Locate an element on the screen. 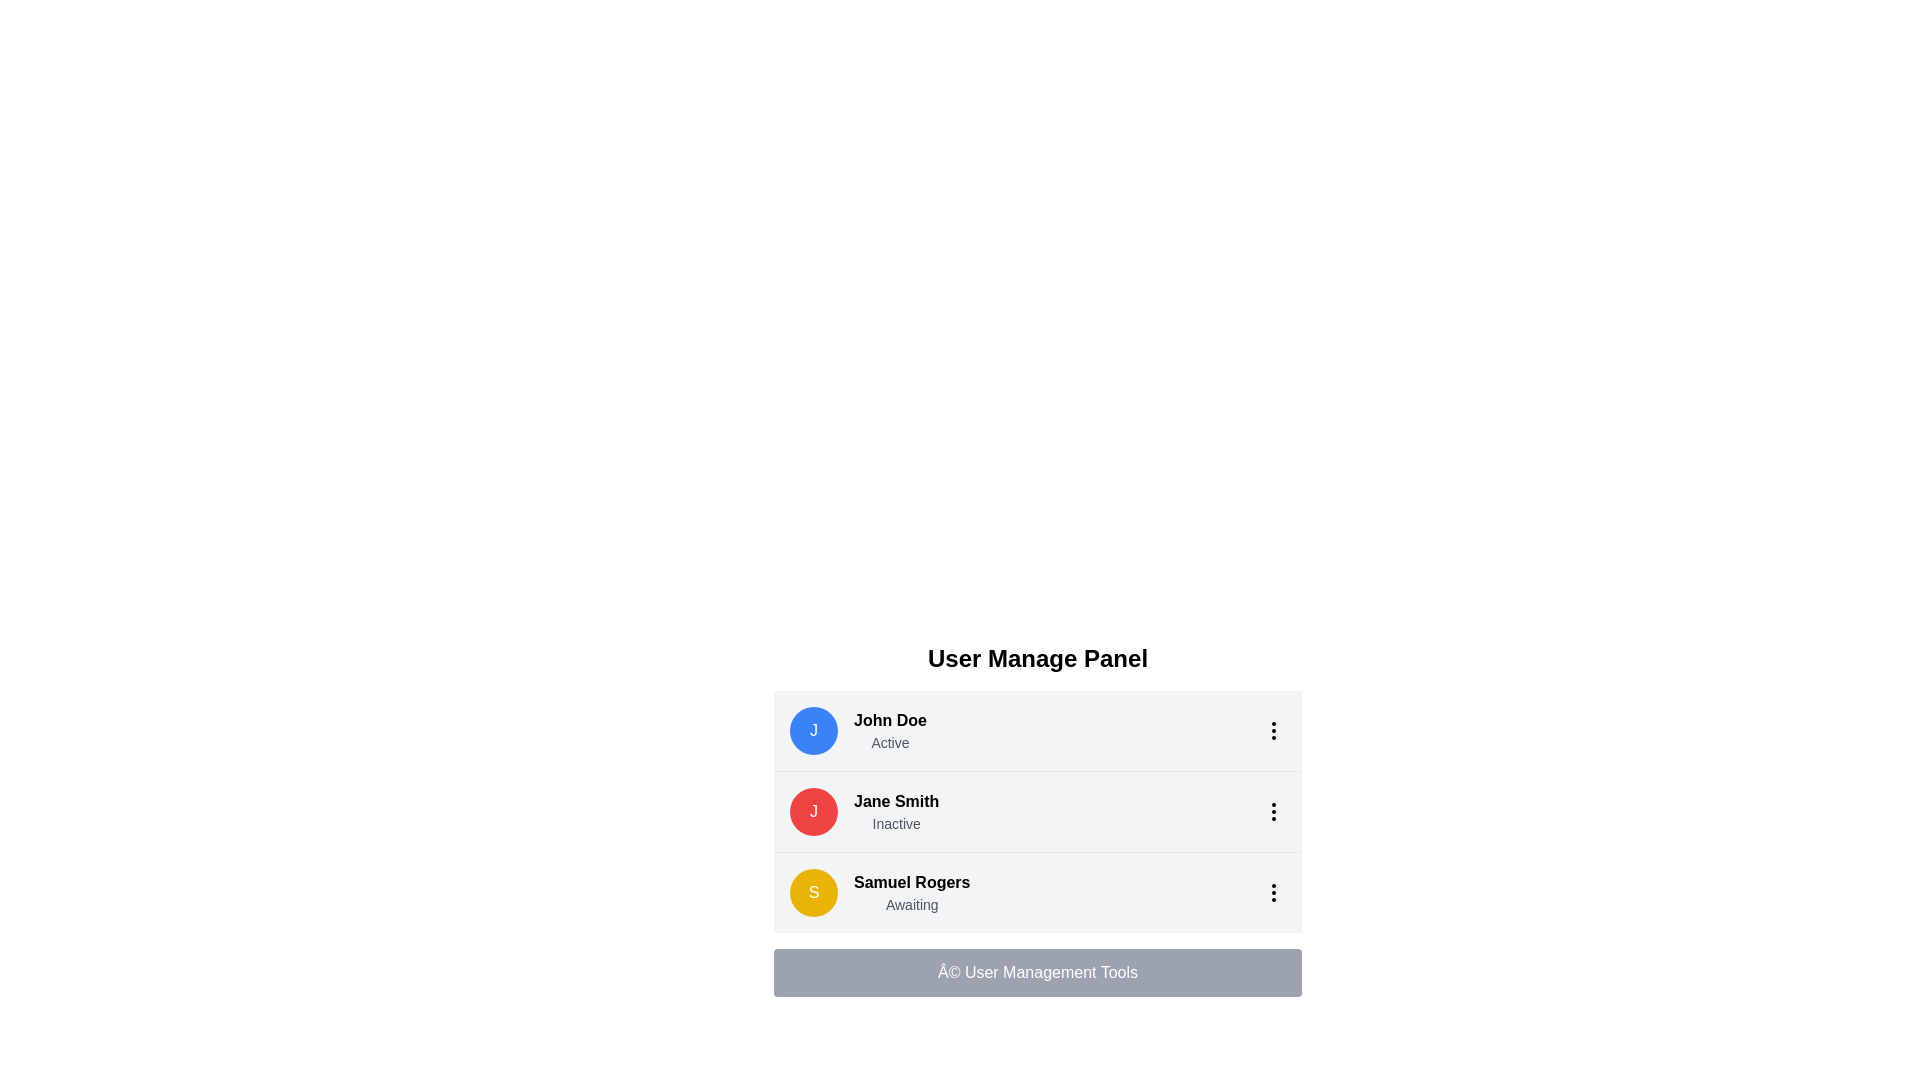 The width and height of the screenshot is (1920, 1080). the large, bold text label reading 'User Manage Panel' at the top of the user management interface is located at coordinates (1037, 659).